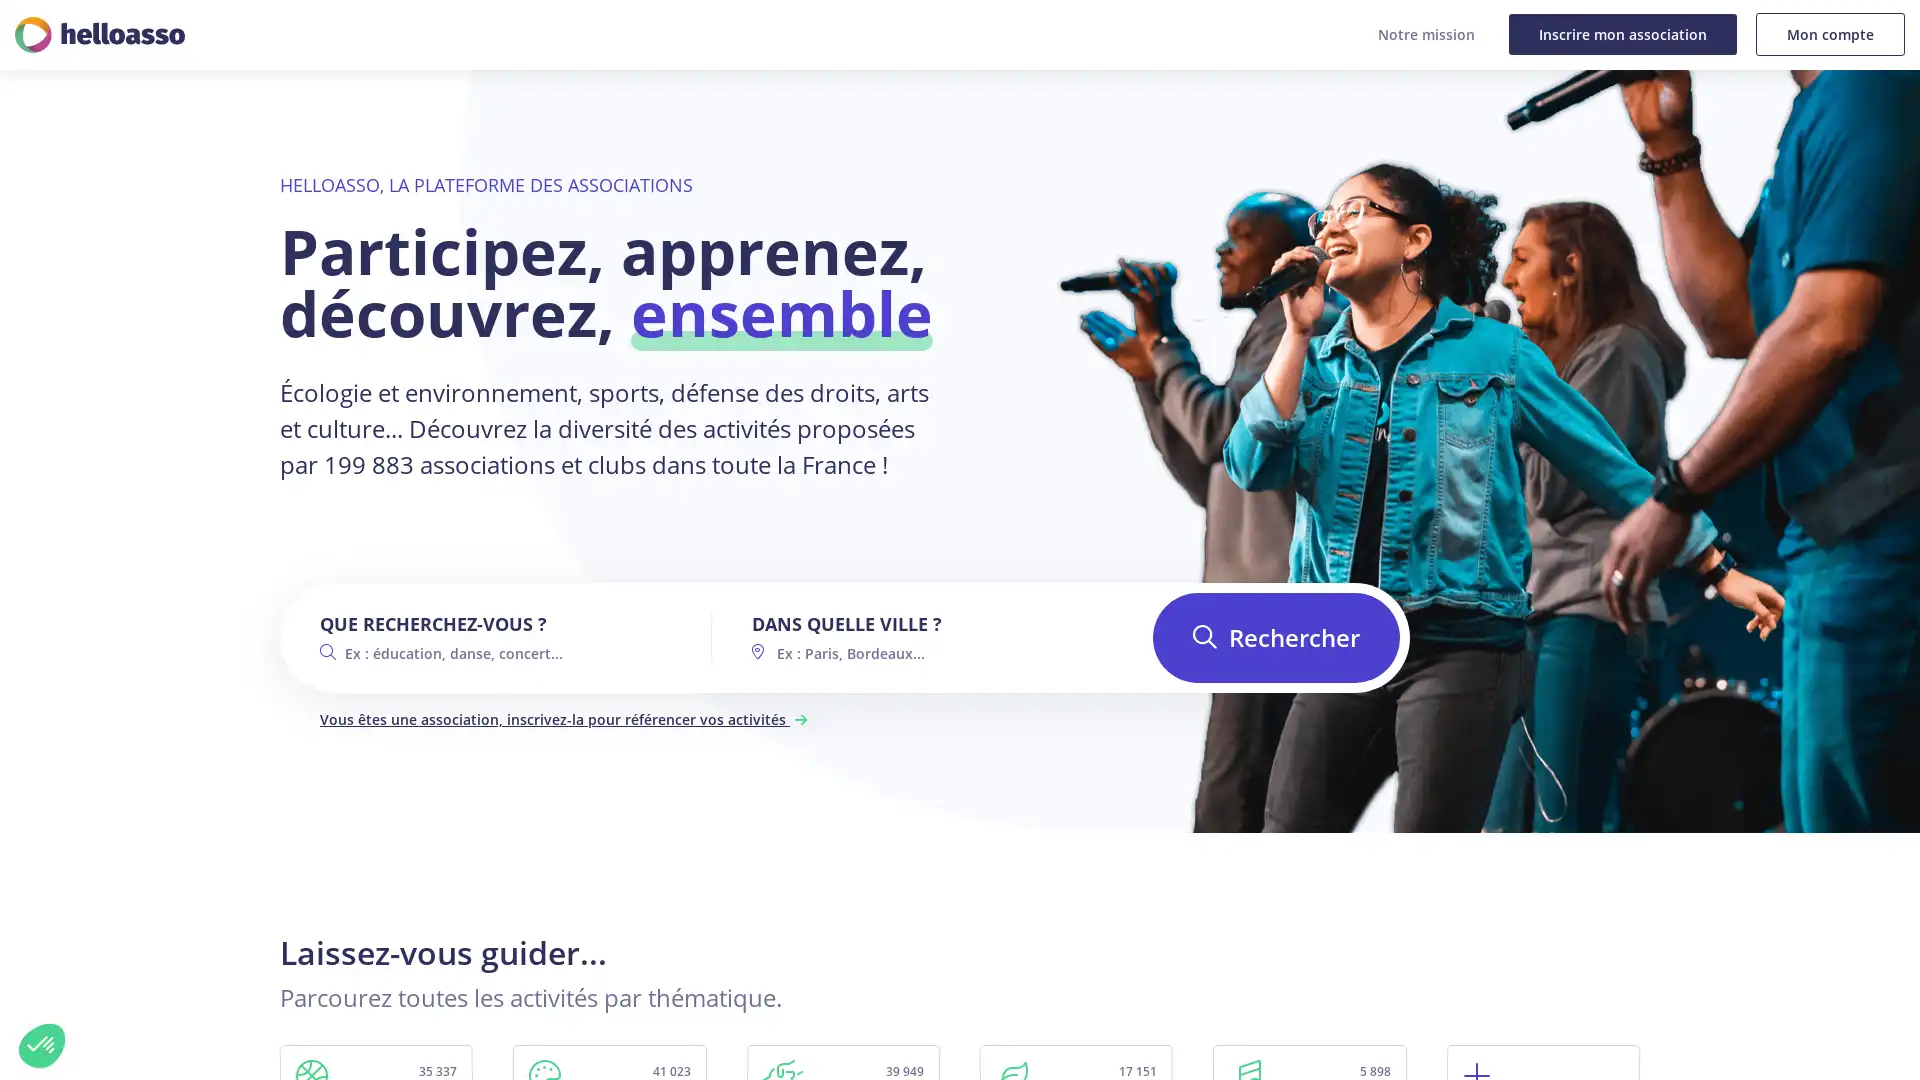 This screenshot has height=1080, width=1920. What do you see at coordinates (230, 978) in the screenshot?
I see `Parametrer` at bounding box center [230, 978].